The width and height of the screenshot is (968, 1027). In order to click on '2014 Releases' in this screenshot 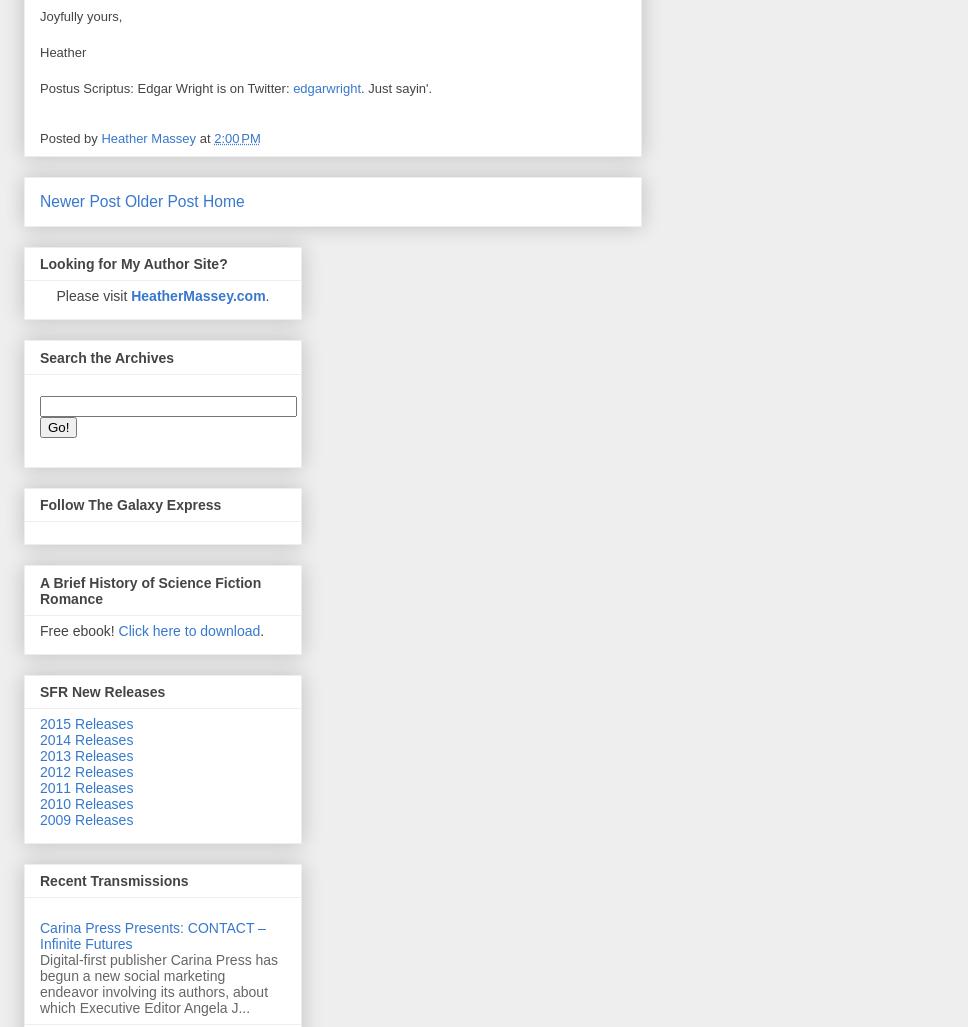, I will do `click(39, 739)`.